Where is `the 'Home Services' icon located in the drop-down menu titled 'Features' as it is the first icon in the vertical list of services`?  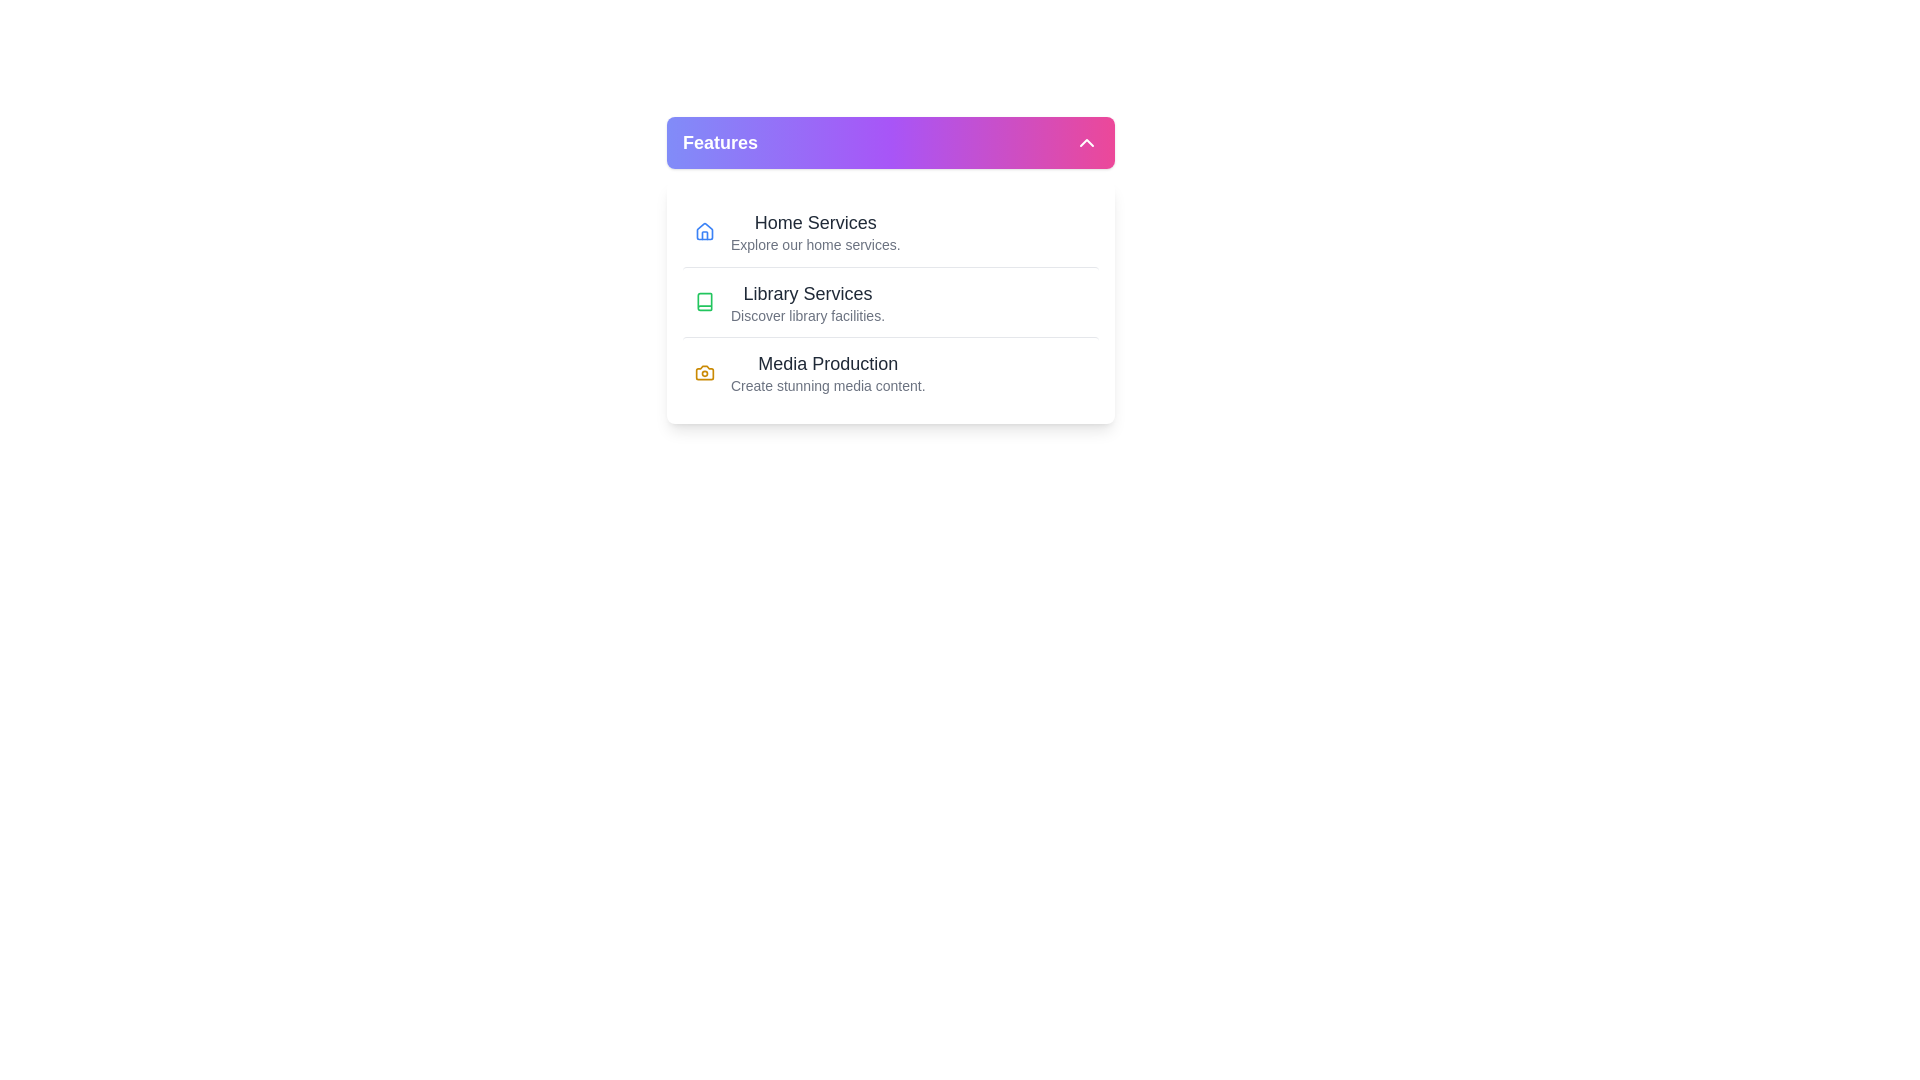
the 'Home Services' icon located in the drop-down menu titled 'Features' as it is the first icon in the vertical list of services is located at coordinates (705, 230).